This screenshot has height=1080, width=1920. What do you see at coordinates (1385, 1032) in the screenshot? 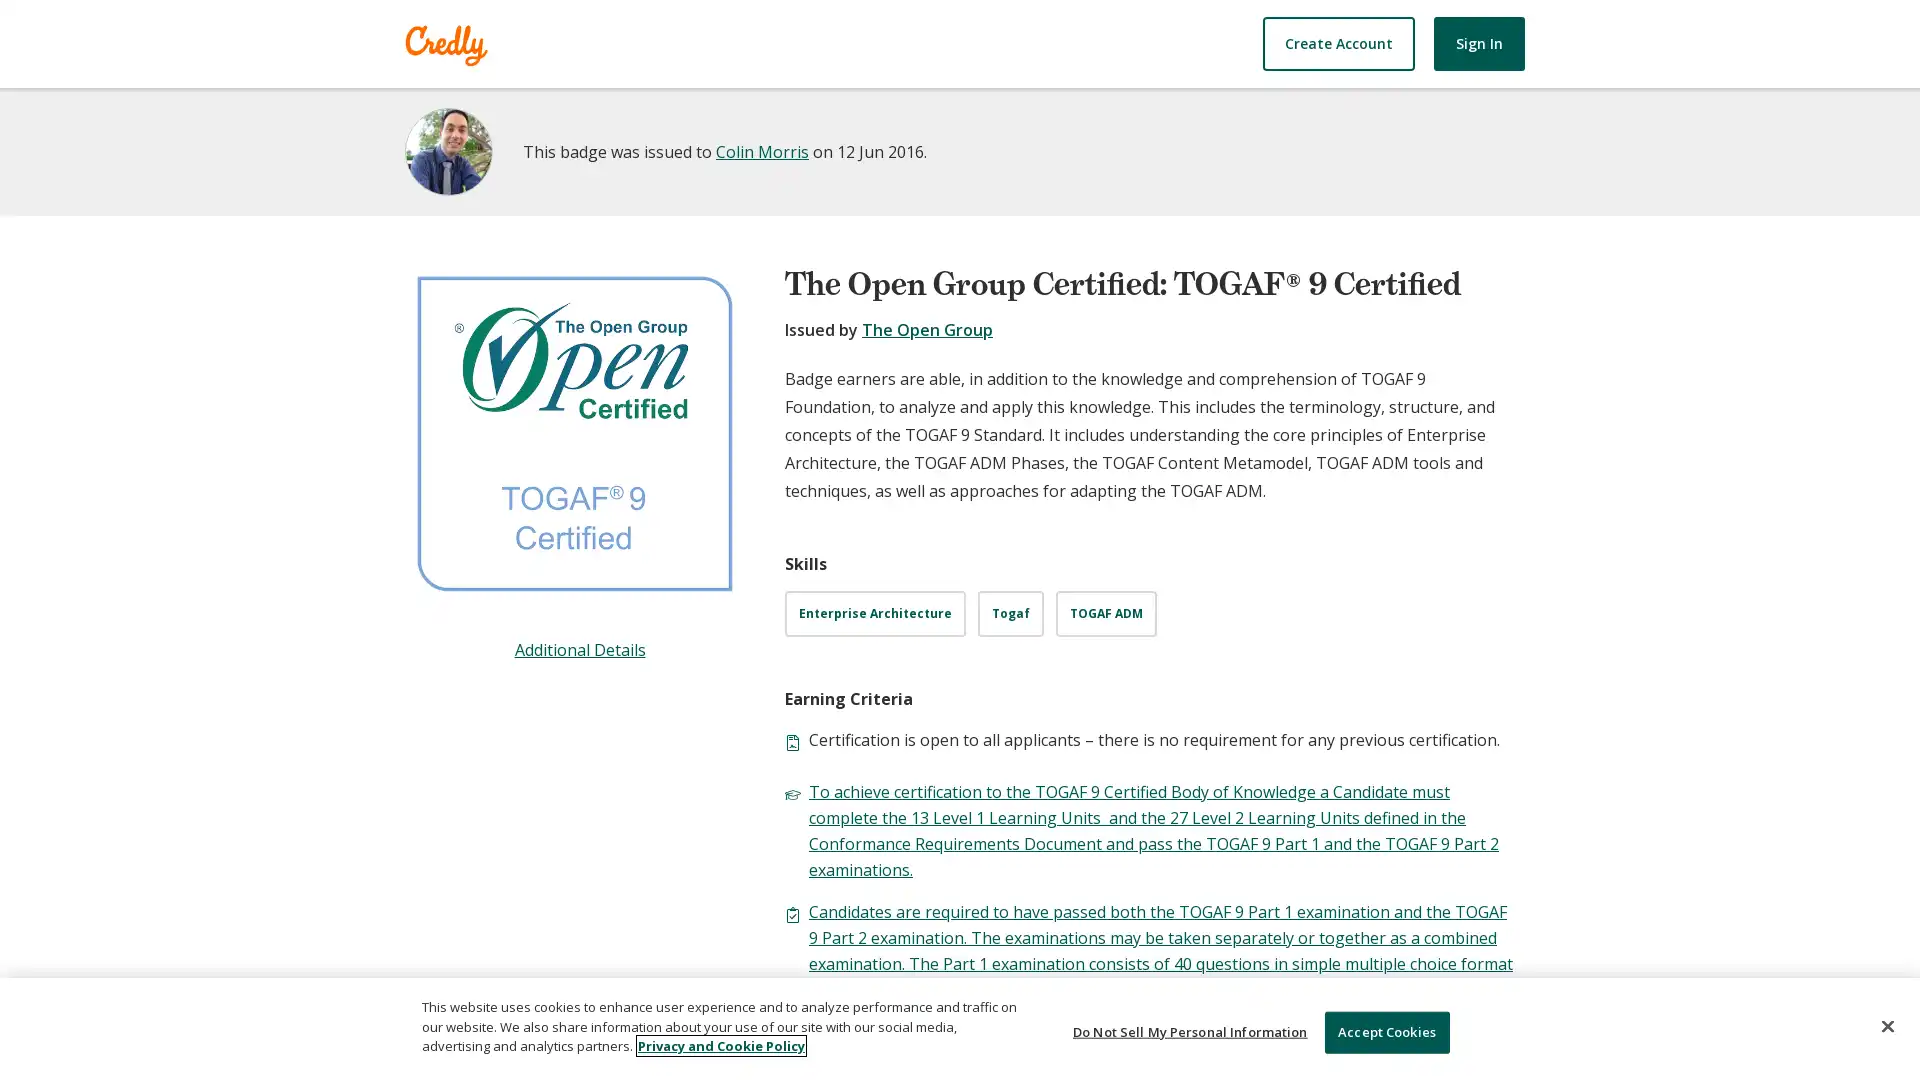
I see `Accept Cookies` at bounding box center [1385, 1032].